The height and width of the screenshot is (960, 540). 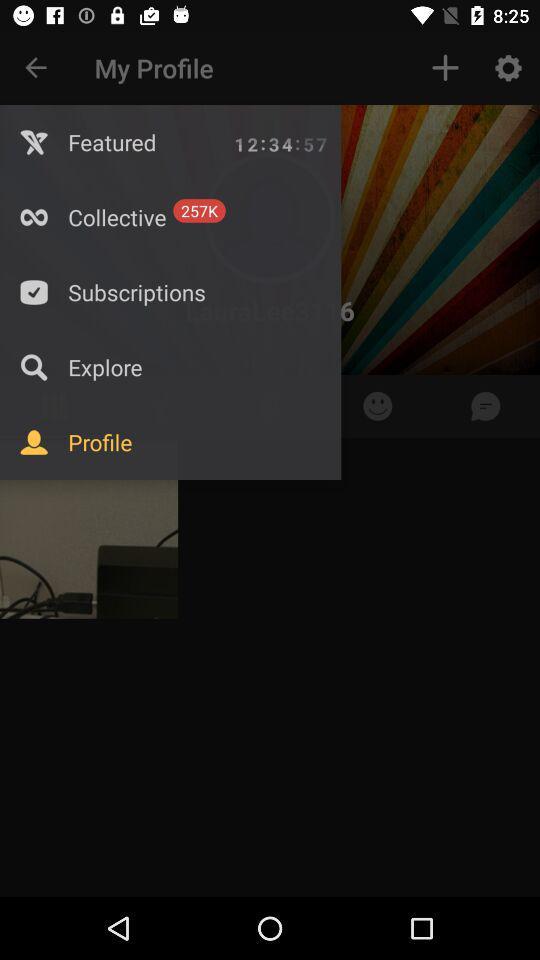 What do you see at coordinates (36, 68) in the screenshot?
I see `icon to the left of the my profile item` at bounding box center [36, 68].